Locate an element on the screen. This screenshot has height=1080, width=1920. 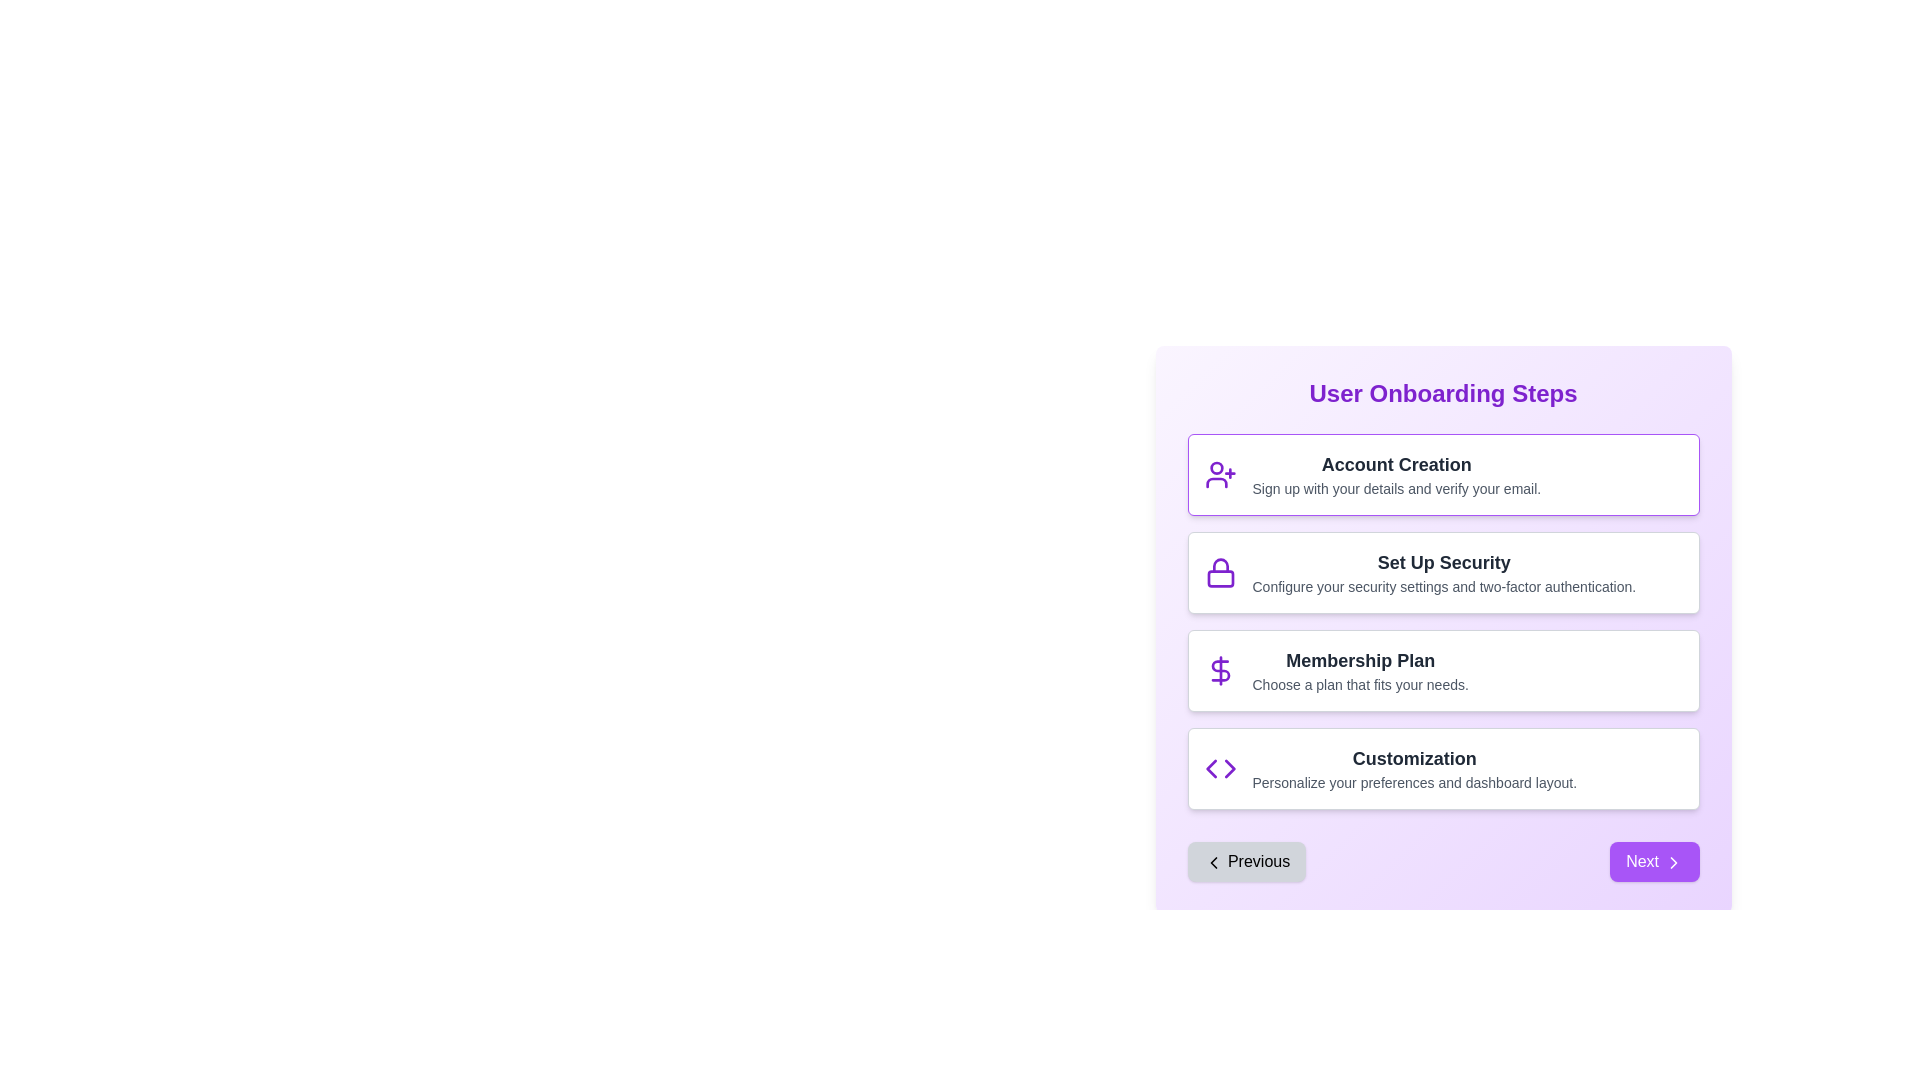
the upper semicircular arc of the lock icon in the 'Set Up Security' card during user onboarding steps is located at coordinates (1219, 565).